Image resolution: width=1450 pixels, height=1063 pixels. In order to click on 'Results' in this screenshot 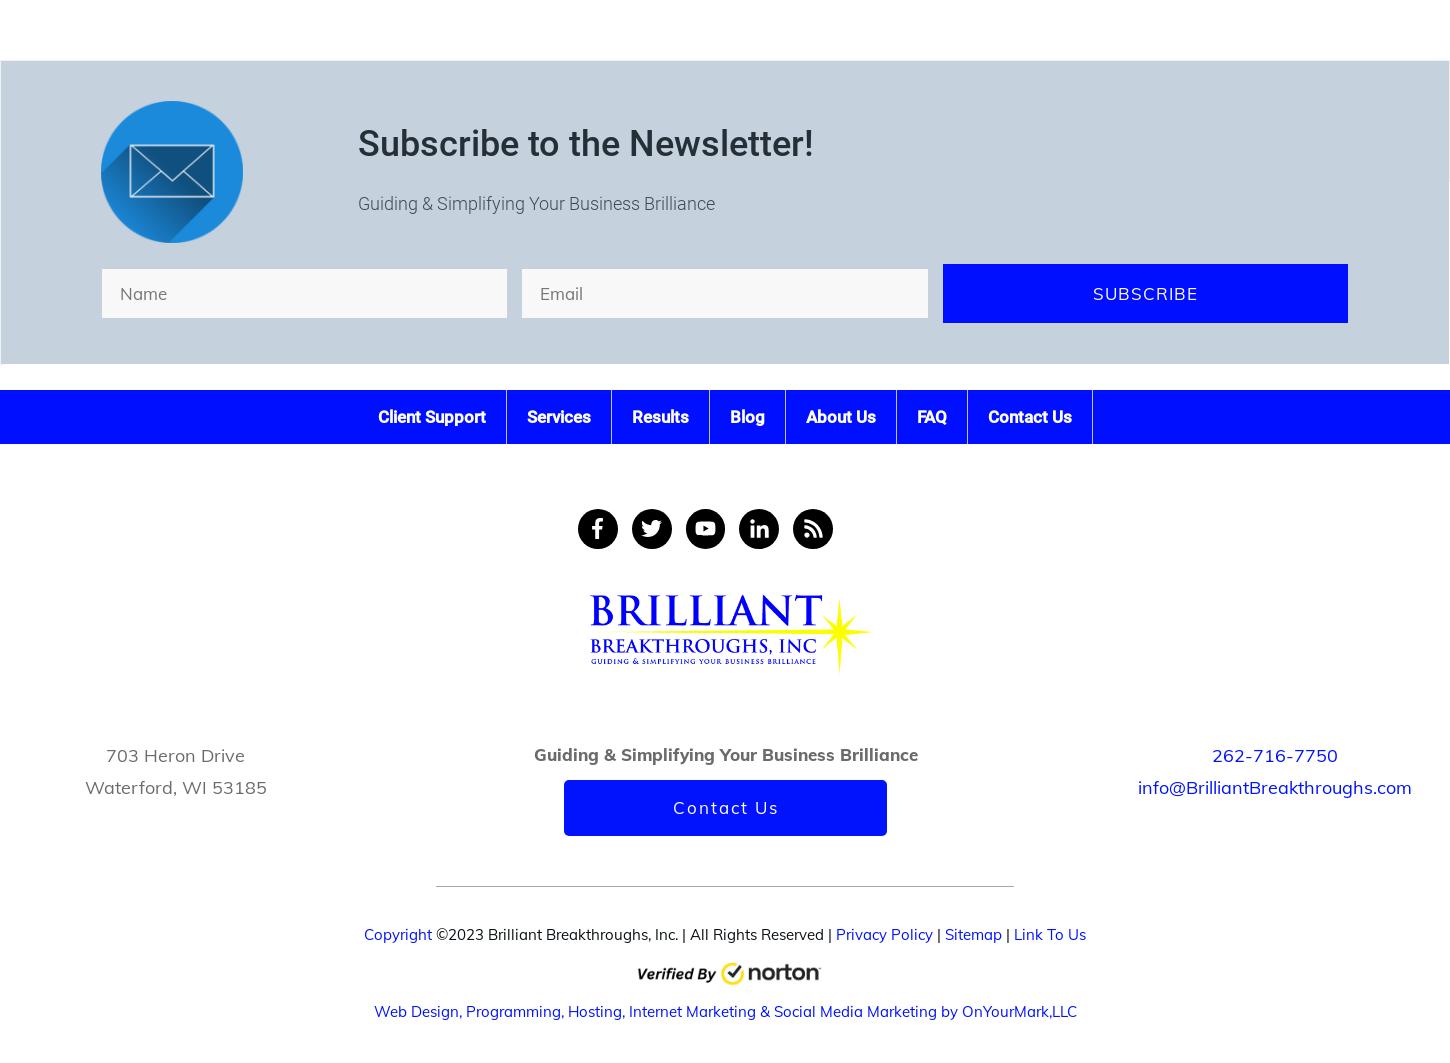, I will do `click(658, 415)`.